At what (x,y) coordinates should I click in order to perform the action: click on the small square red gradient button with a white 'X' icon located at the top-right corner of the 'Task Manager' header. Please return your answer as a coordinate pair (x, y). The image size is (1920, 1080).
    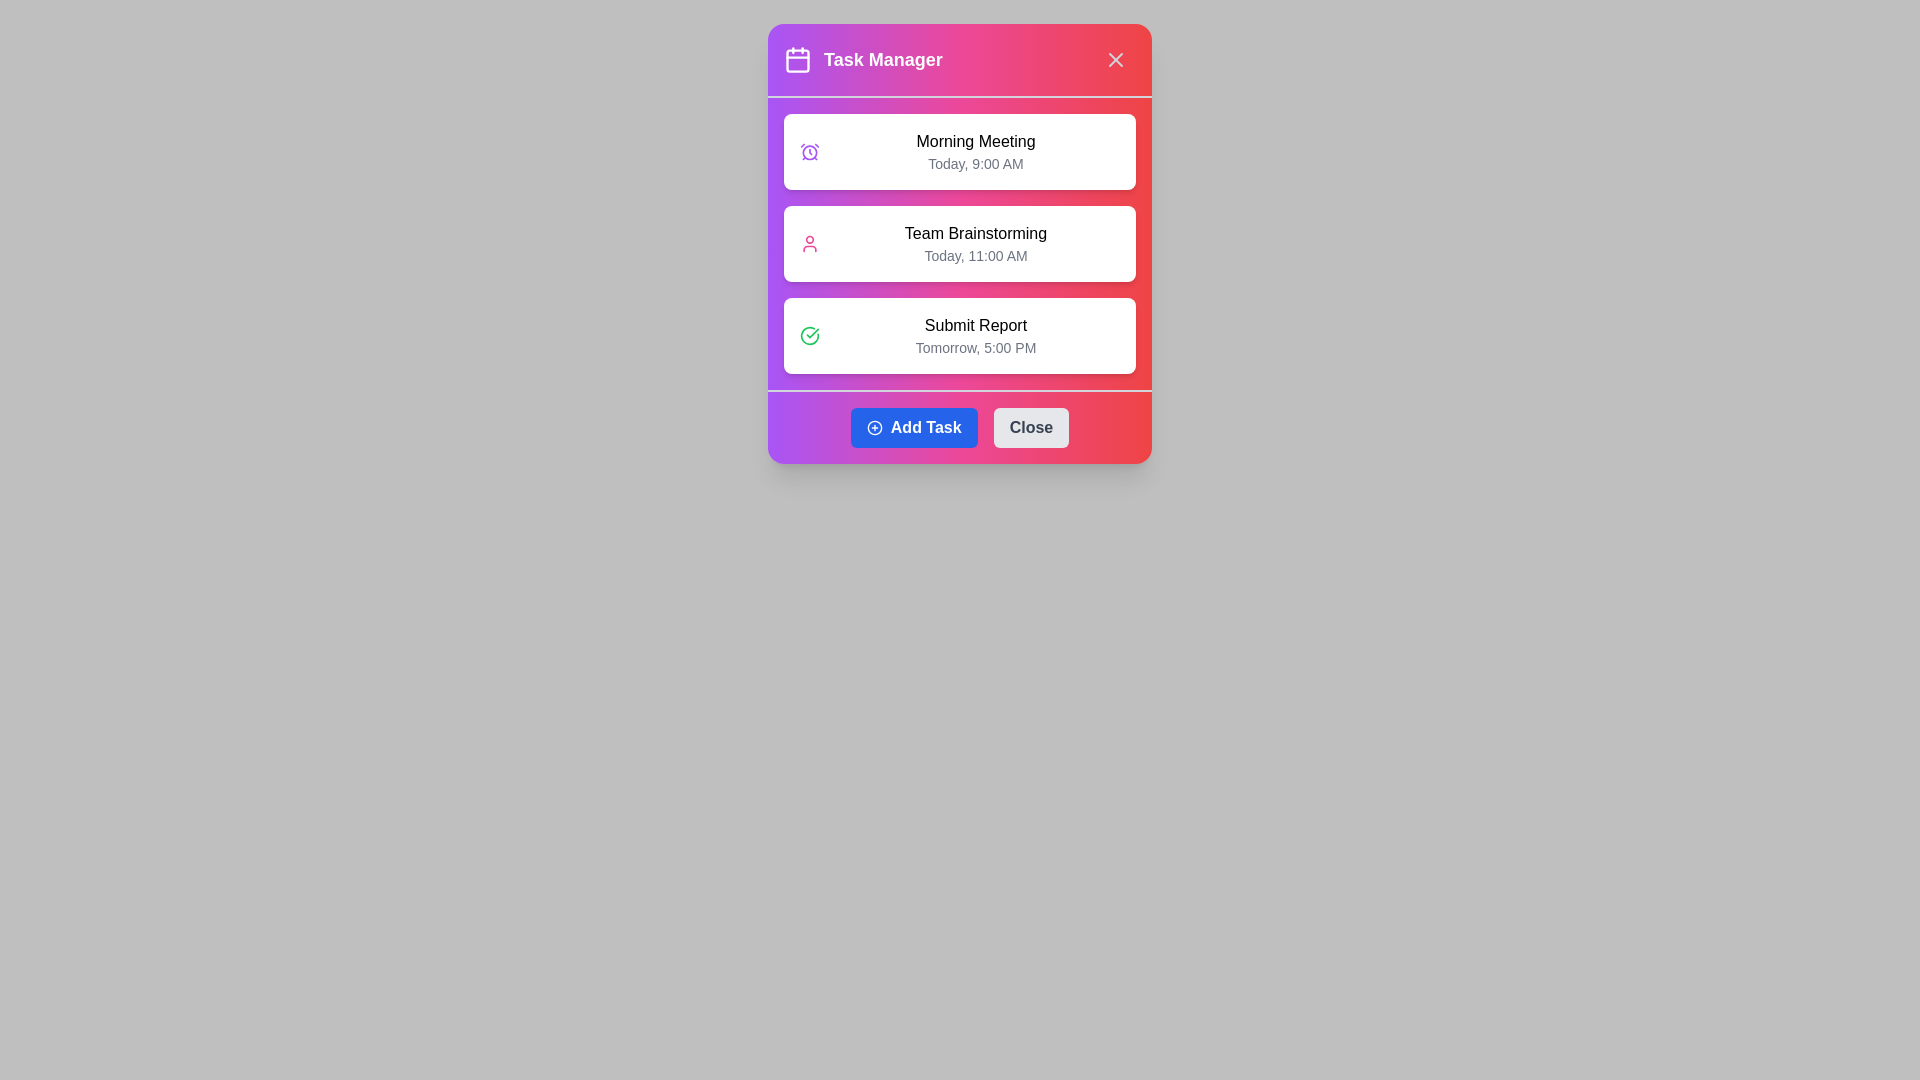
    Looking at the image, I should click on (1115, 59).